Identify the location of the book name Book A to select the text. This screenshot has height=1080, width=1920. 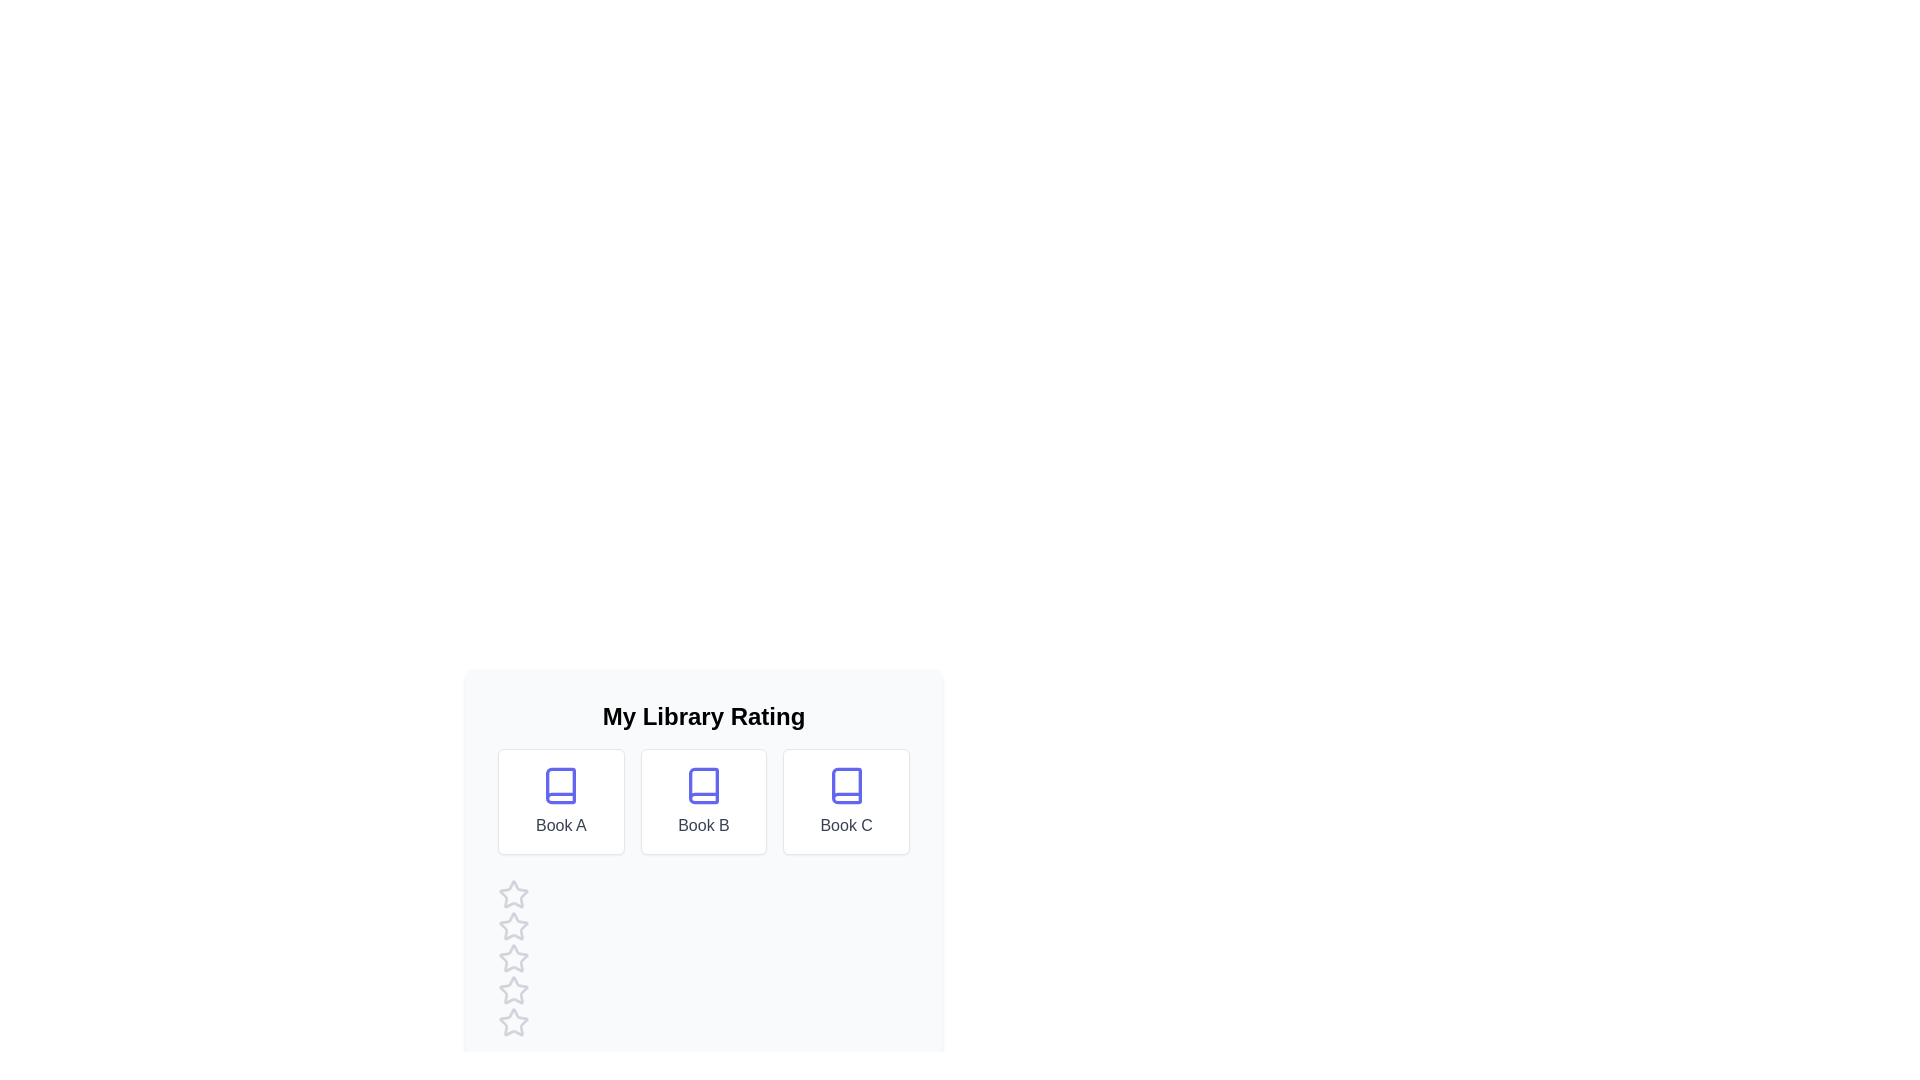
(560, 825).